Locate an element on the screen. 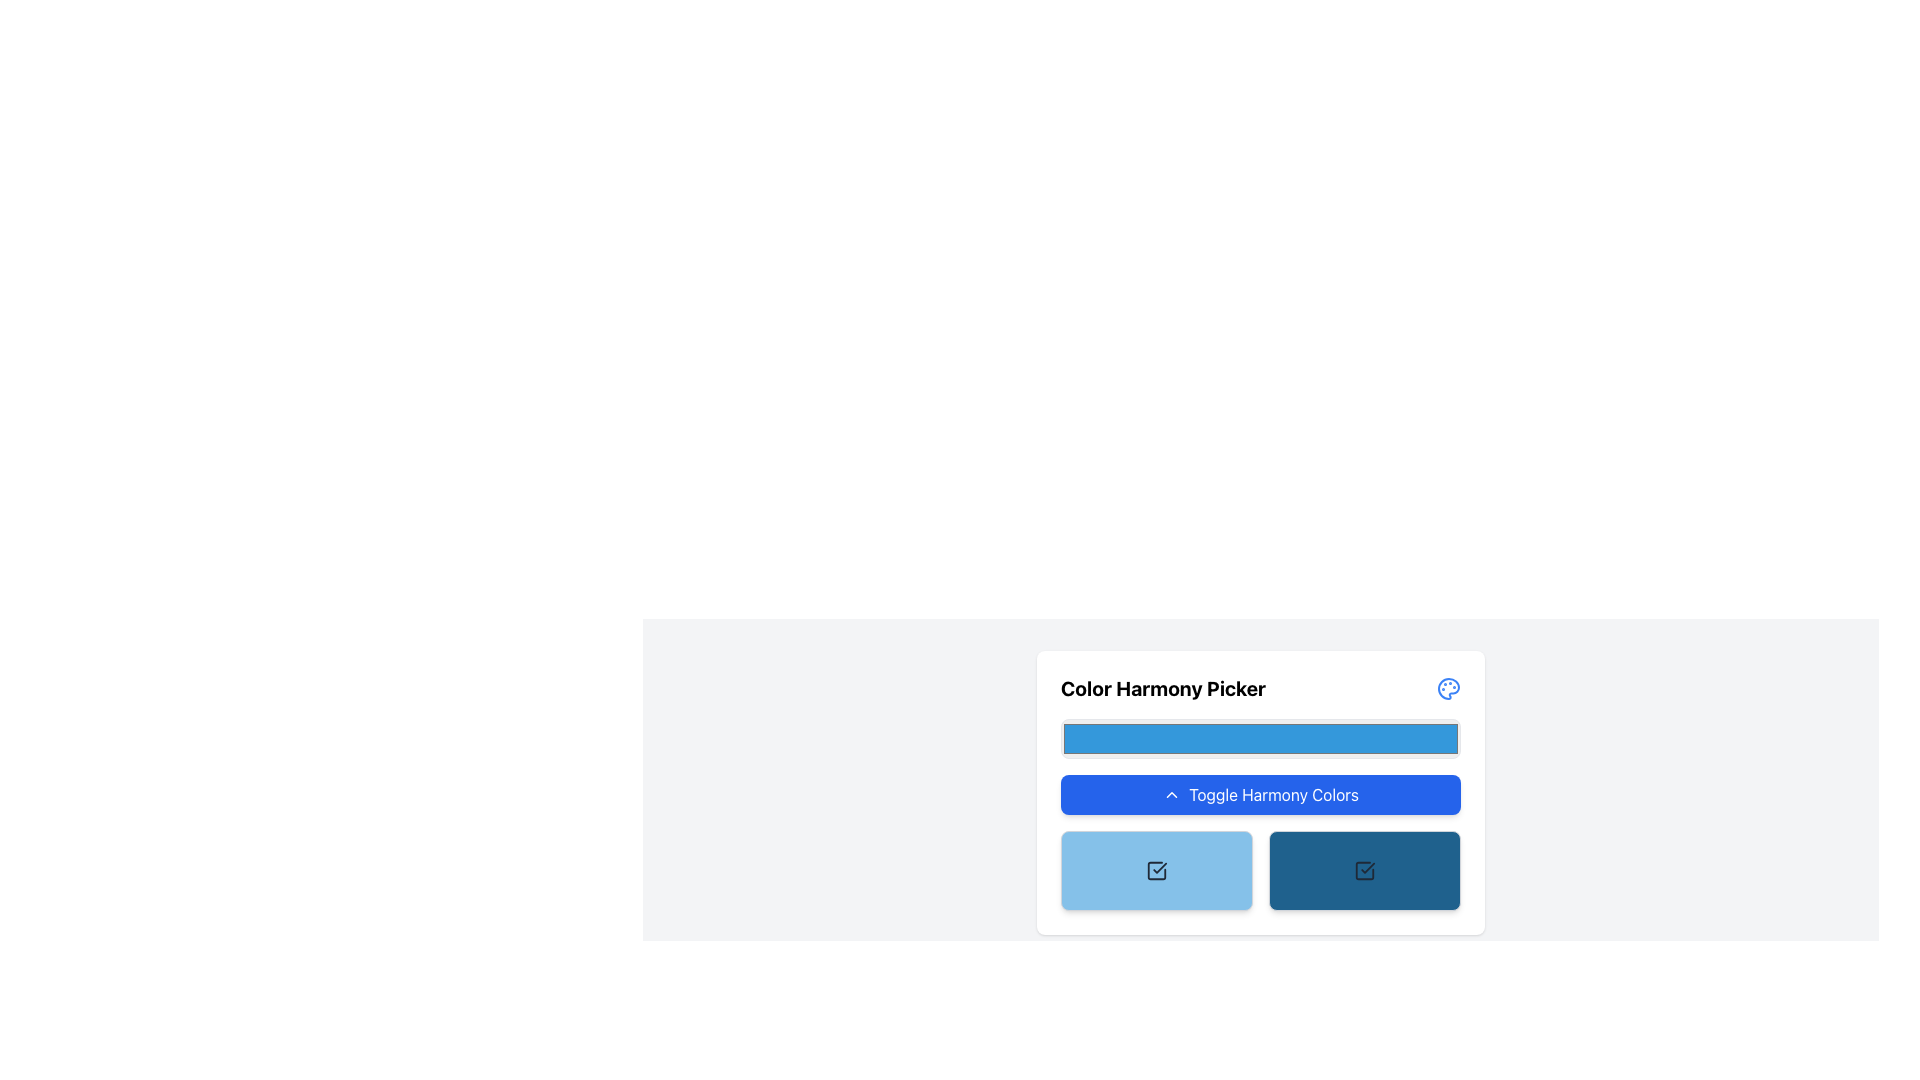 The height and width of the screenshot is (1080, 1920). the circular palette icon with colorful accents, resembling a painter's palette, located in the top right corner of the 'Color Harmony Picker' card is located at coordinates (1449, 688).